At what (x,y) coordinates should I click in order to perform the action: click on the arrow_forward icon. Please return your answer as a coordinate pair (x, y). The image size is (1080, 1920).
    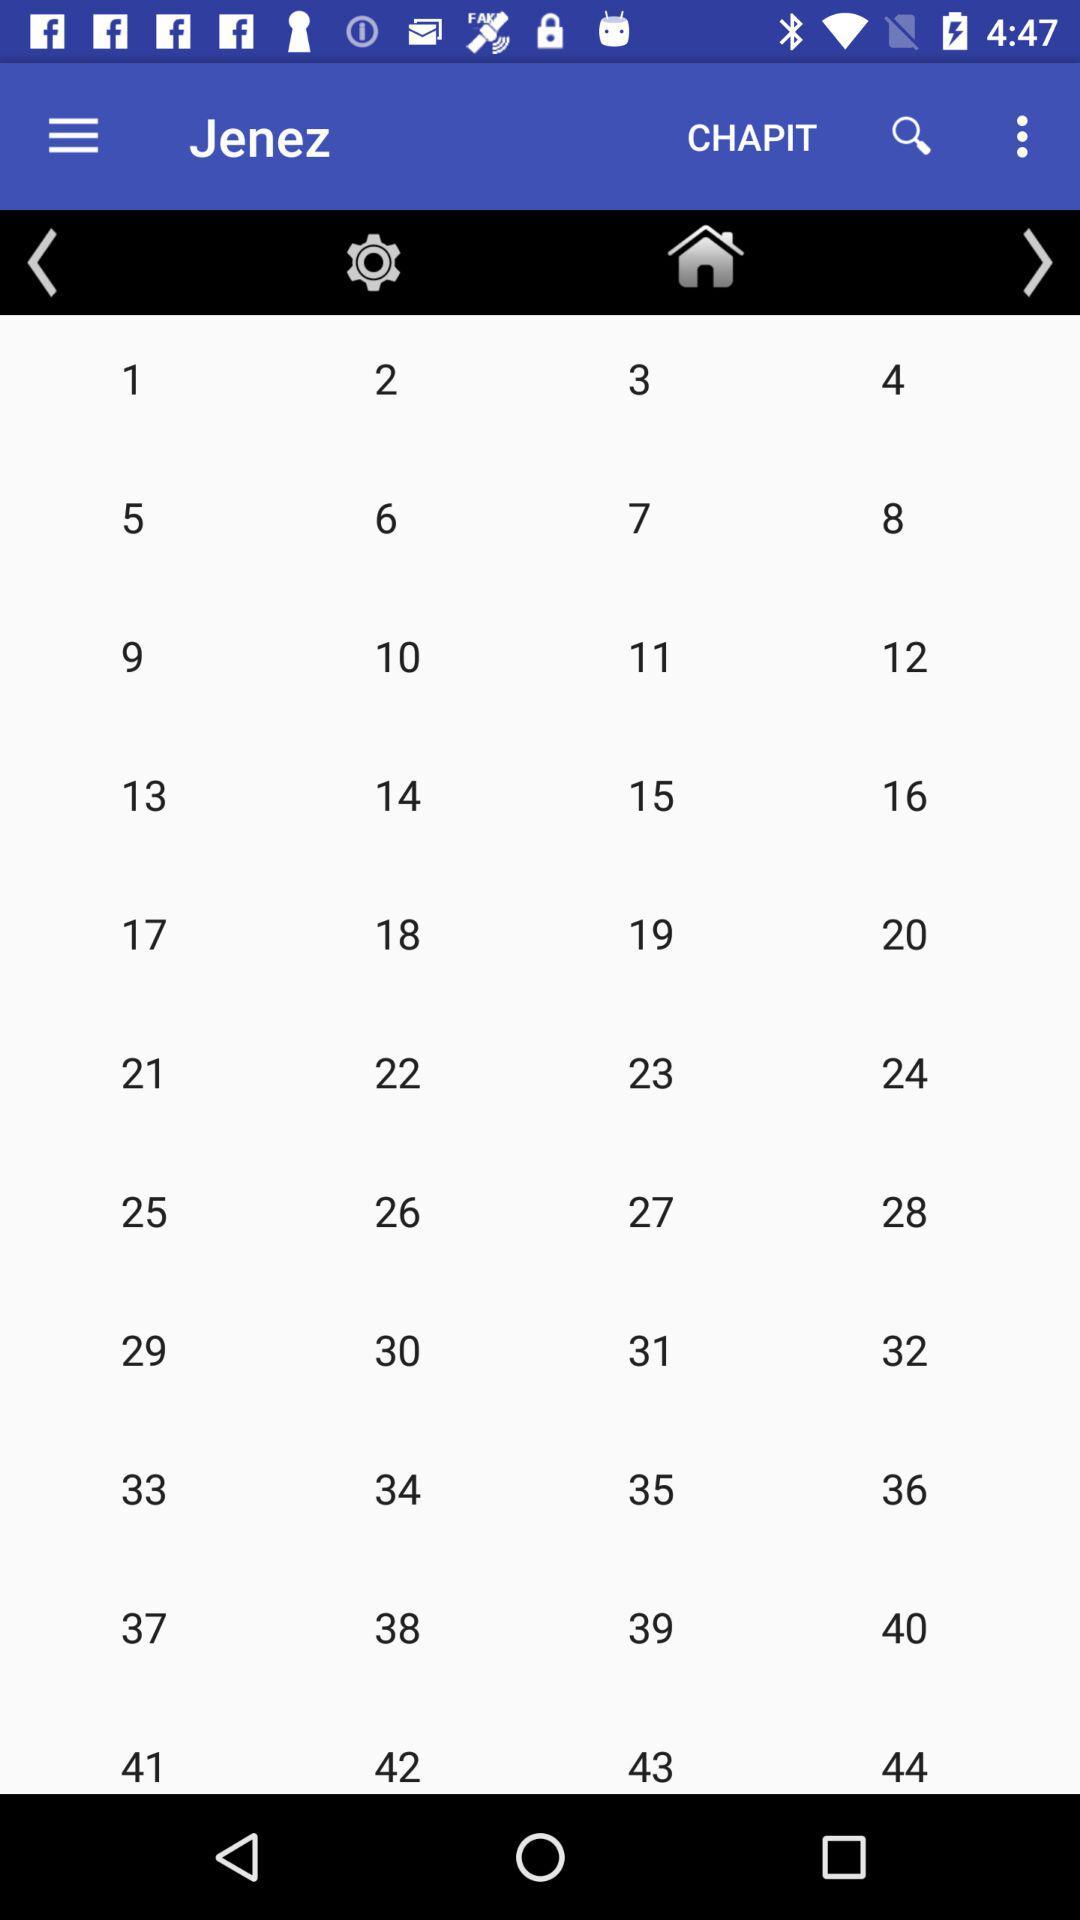
    Looking at the image, I should click on (1036, 261).